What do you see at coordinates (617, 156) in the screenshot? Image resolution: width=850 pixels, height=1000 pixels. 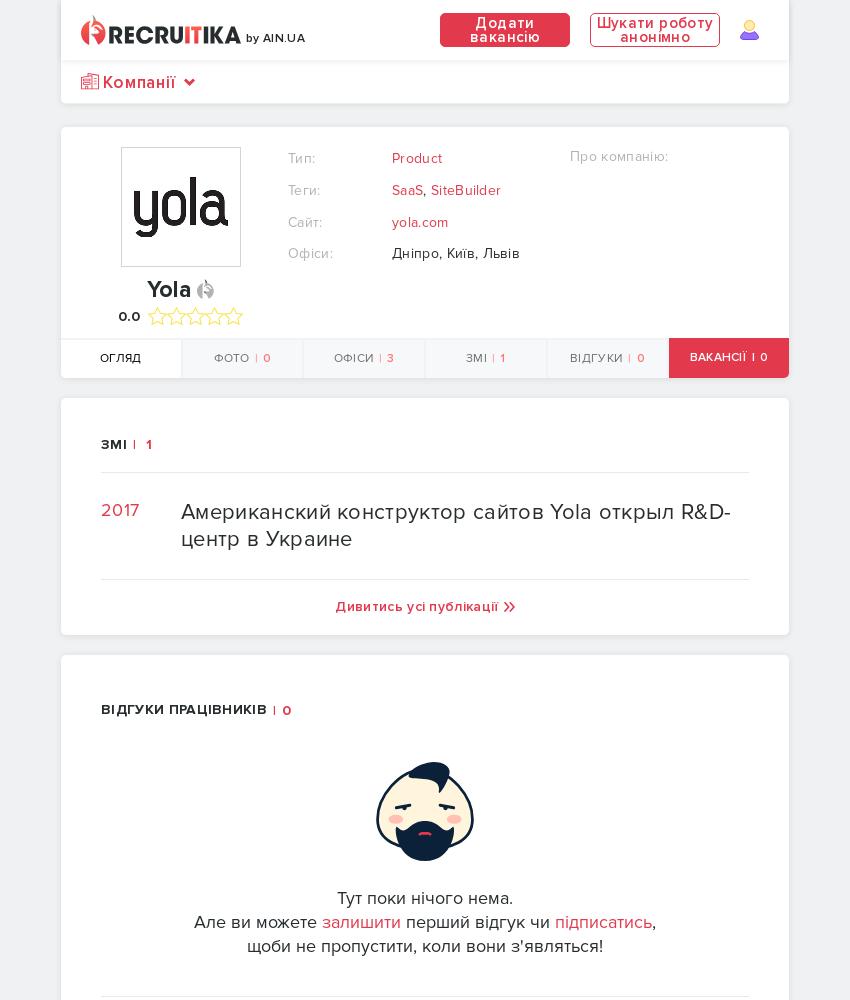 I see `'Про компанію:'` at bounding box center [617, 156].